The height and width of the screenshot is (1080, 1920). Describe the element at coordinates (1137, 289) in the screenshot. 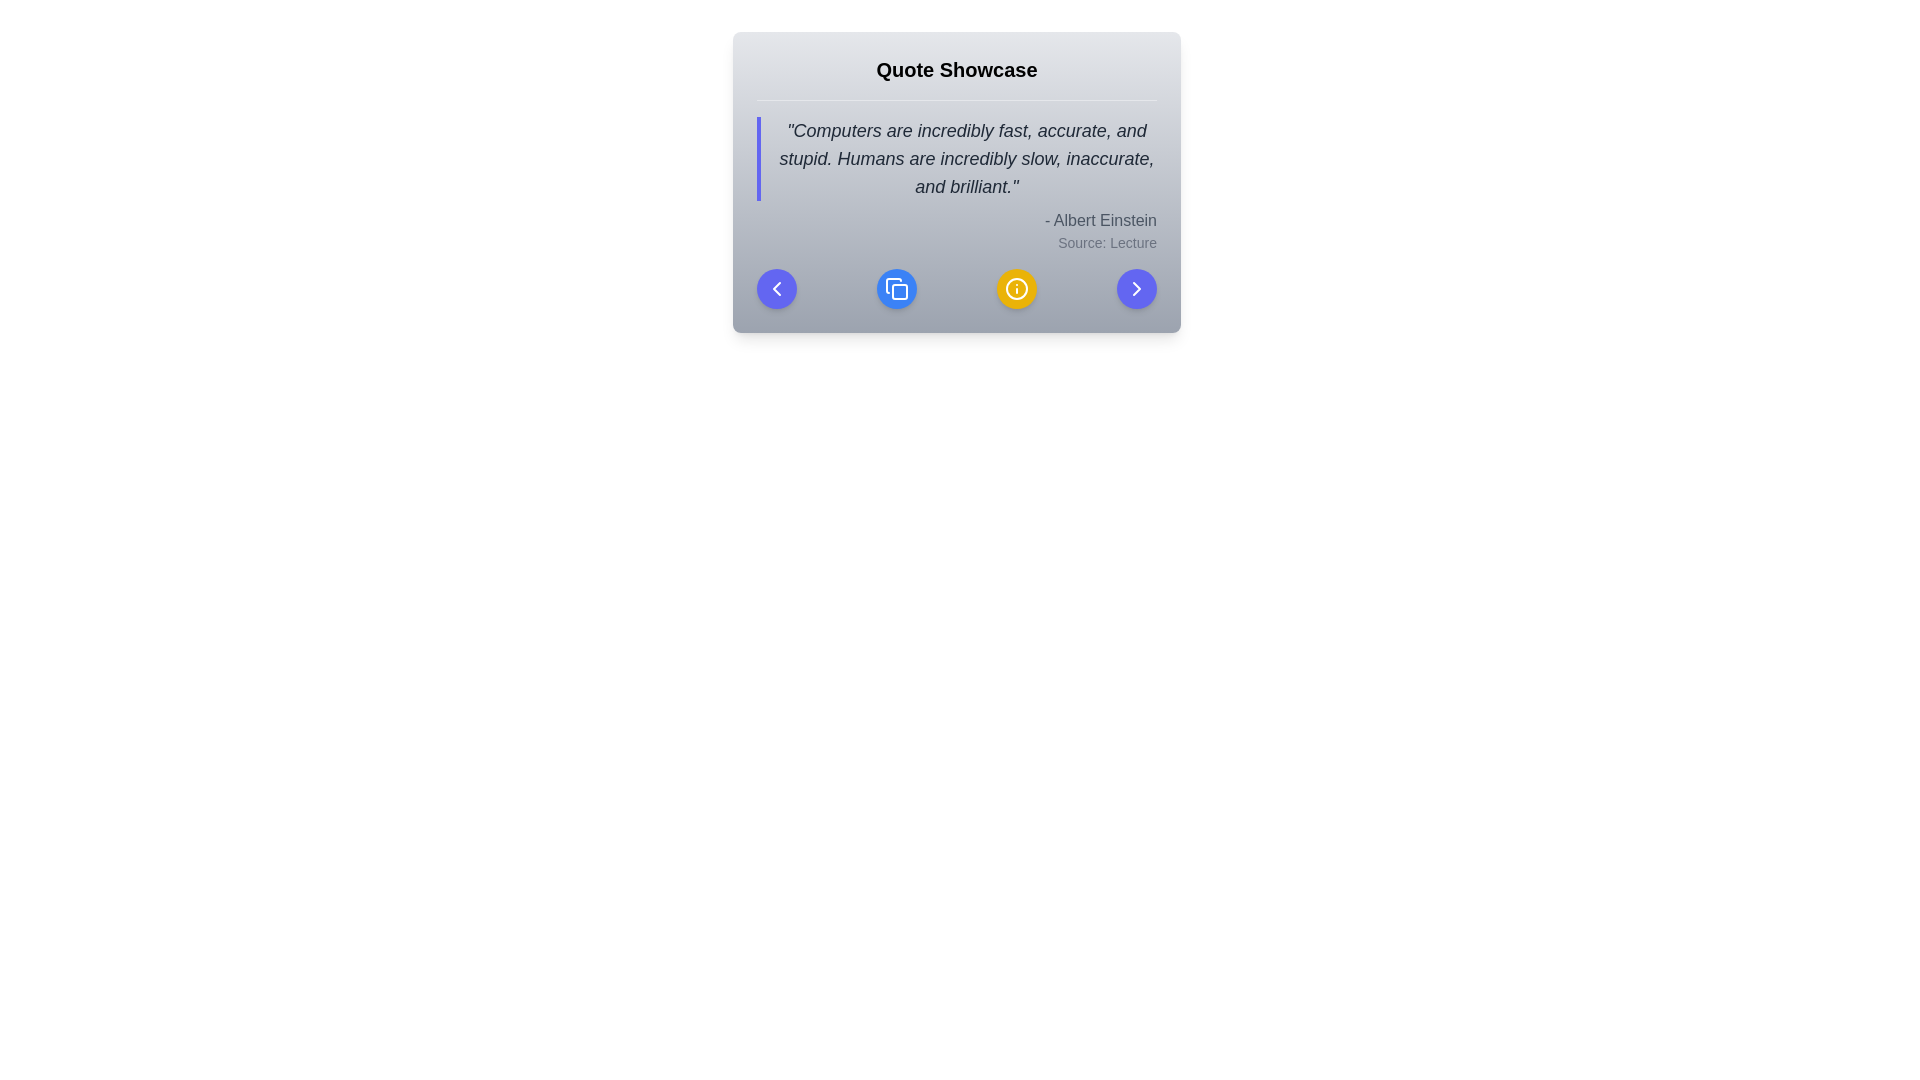

I see `the icon located at the center of the indigo-colored button in the bottom-right corner of the card layout to potentially reveal a tooltip` at that location.